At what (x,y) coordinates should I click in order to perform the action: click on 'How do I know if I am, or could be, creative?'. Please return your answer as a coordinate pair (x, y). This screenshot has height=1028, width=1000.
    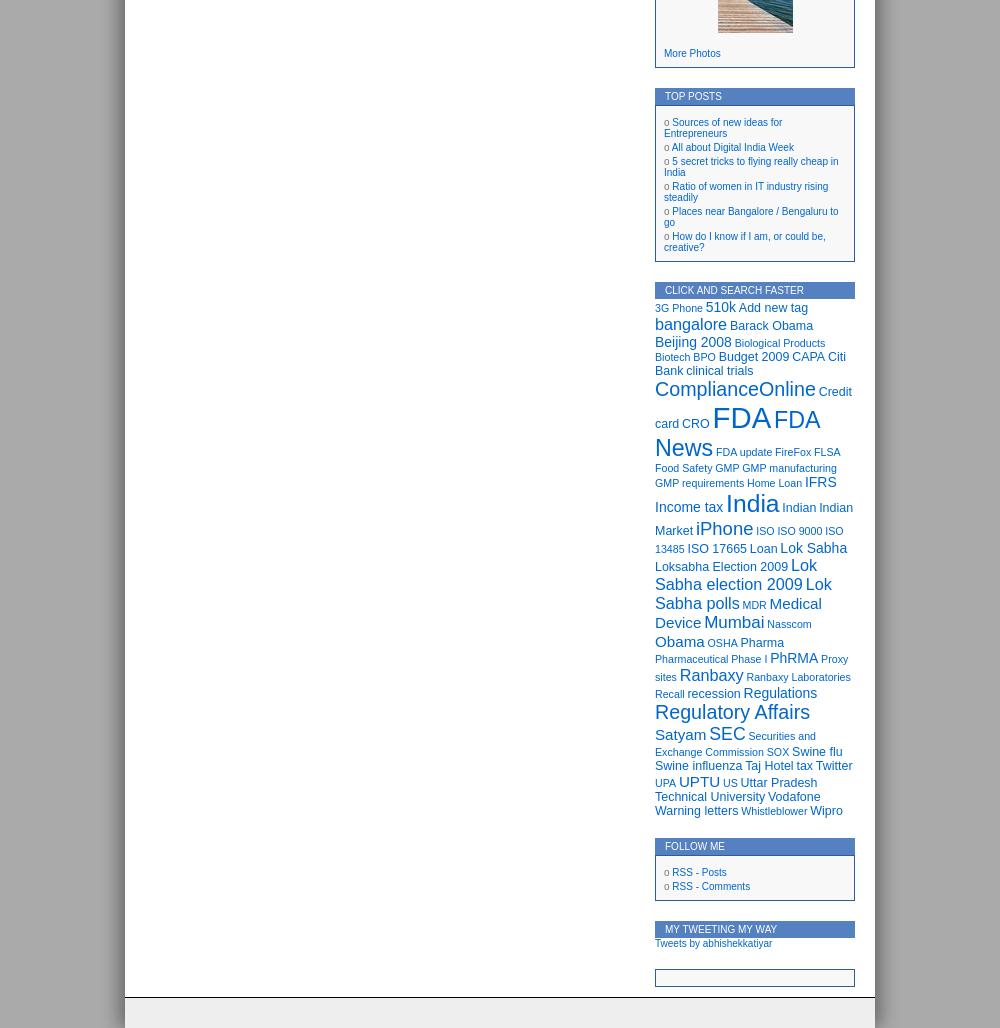
    Looking at the image, I should click on (664, 240).